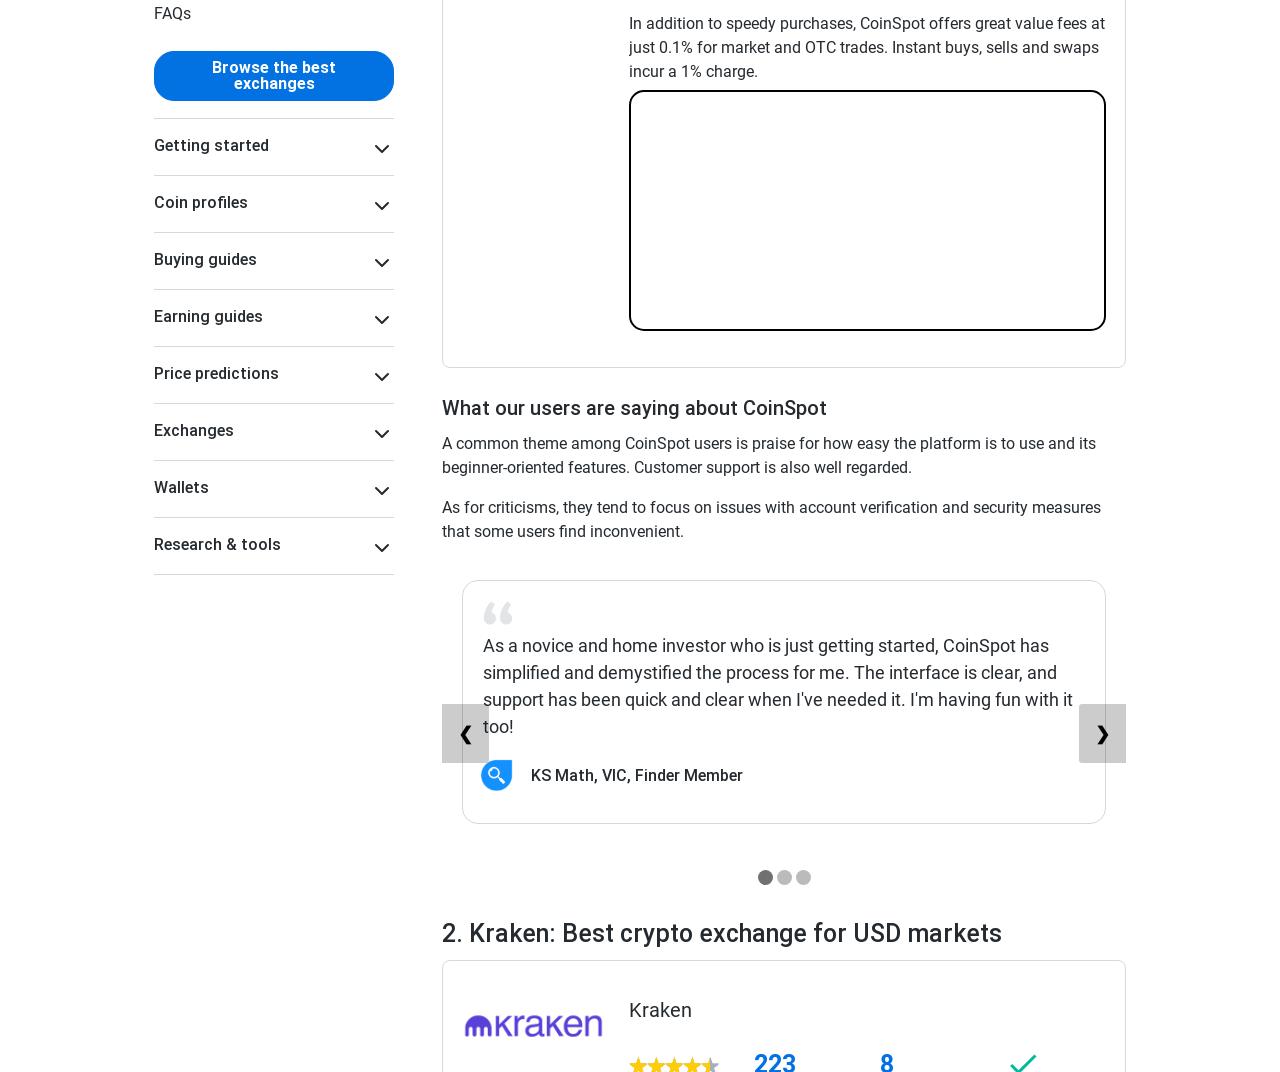  Describe the element at coordinates (776, 684) in the screenshot. I see `'As a novice and home investor who is just getting started, CoinSpot has simplified and demystified the process for me. The interface is clear, and support has been quick and clear when I've needed it. I'm having fun with it too!'` at that location.